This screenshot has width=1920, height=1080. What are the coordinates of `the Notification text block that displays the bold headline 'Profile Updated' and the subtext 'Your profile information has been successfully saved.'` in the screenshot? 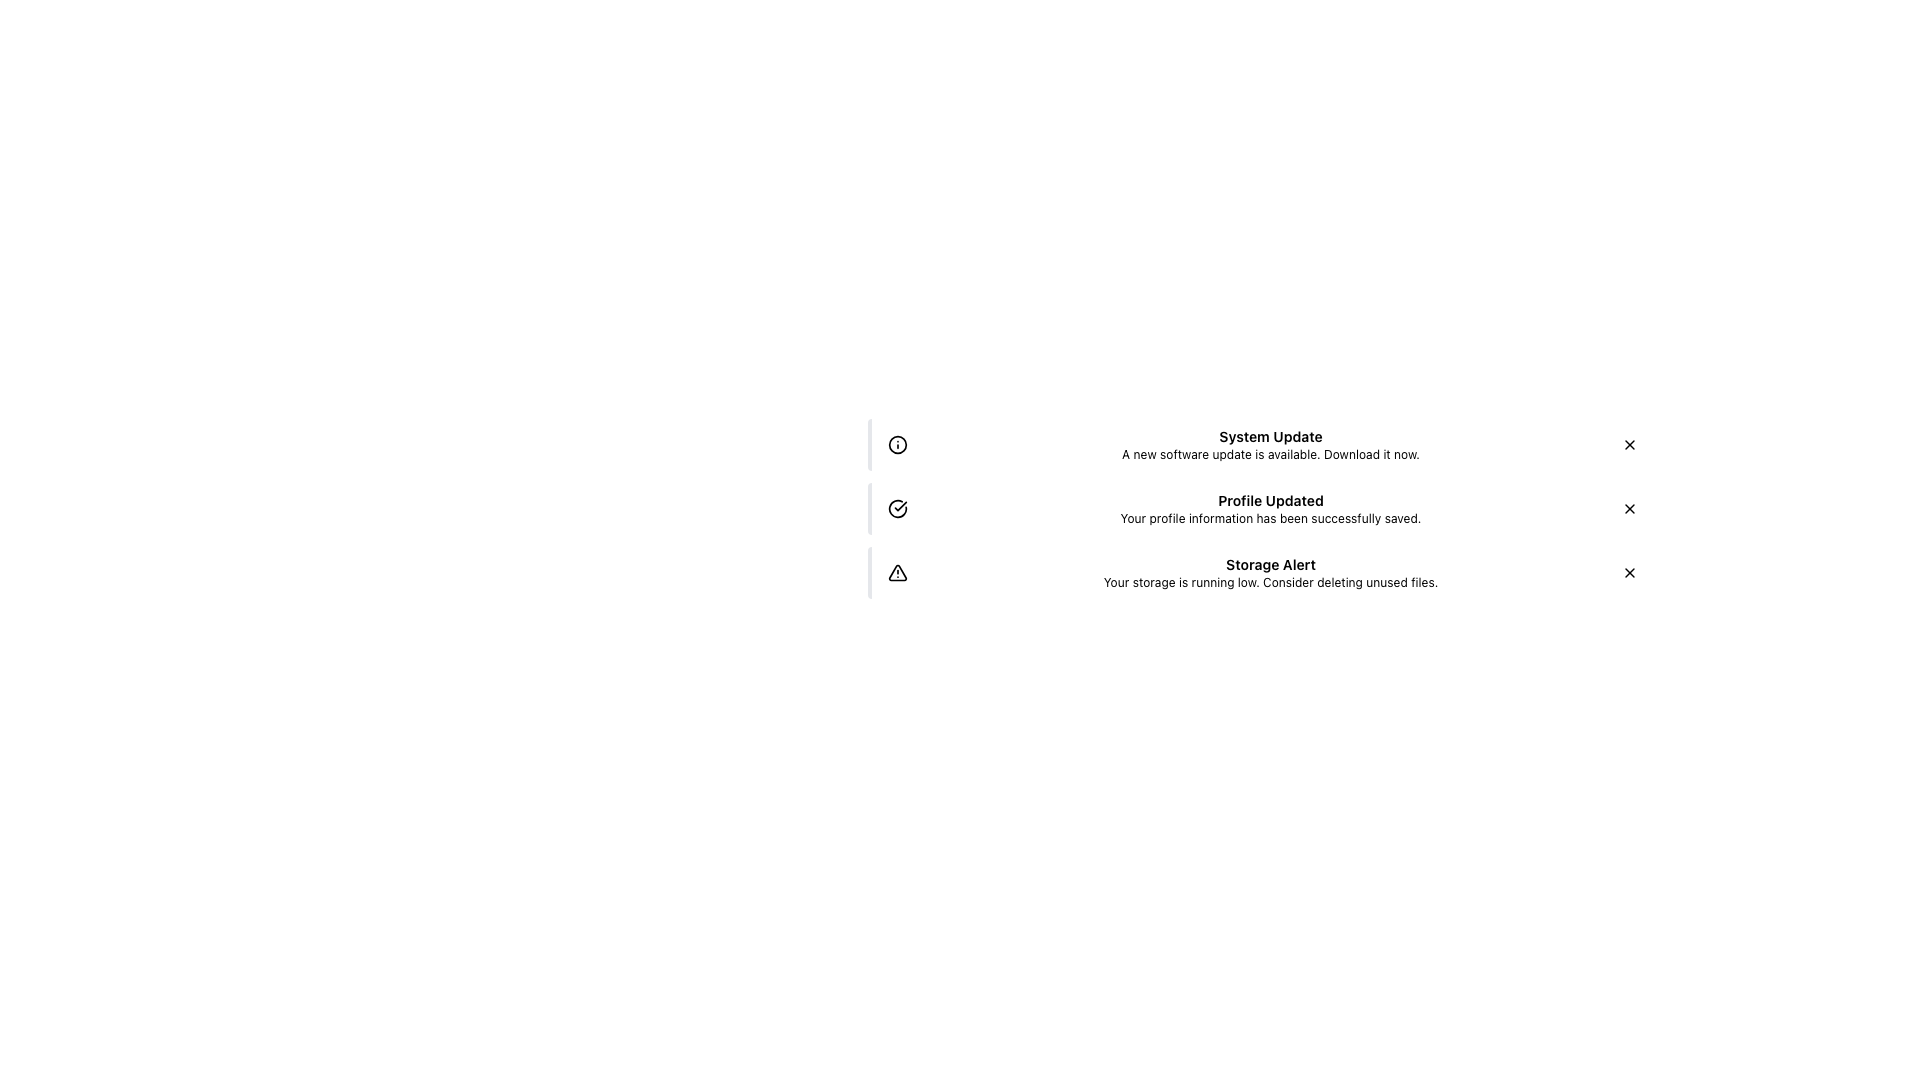 It's located at (1270, 508).